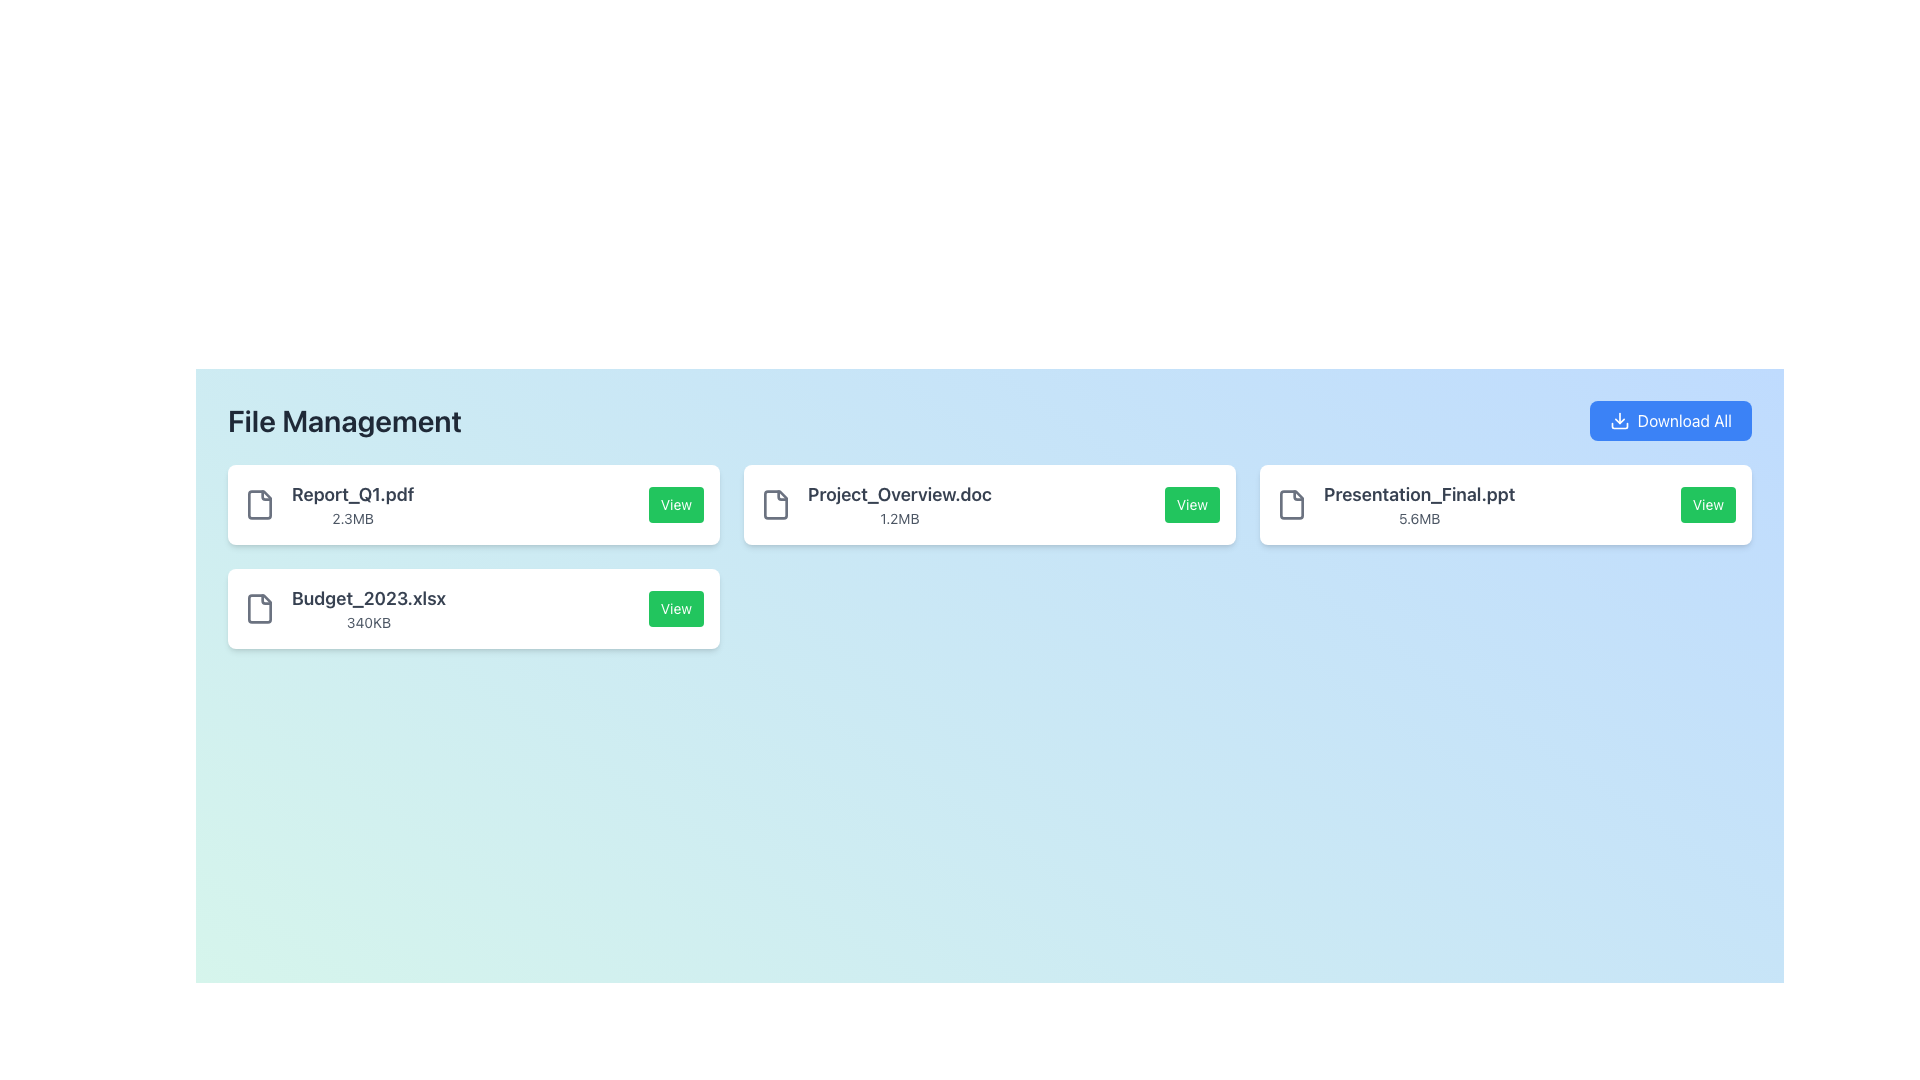 This screenshot has height=1080, width=1920. What do you see at coordinates (369, 608) in the screenshot?
I see `the Text Display Component showing 'Budget_2023.xlsx' and '340KB'` at bounding box center [369, 608].